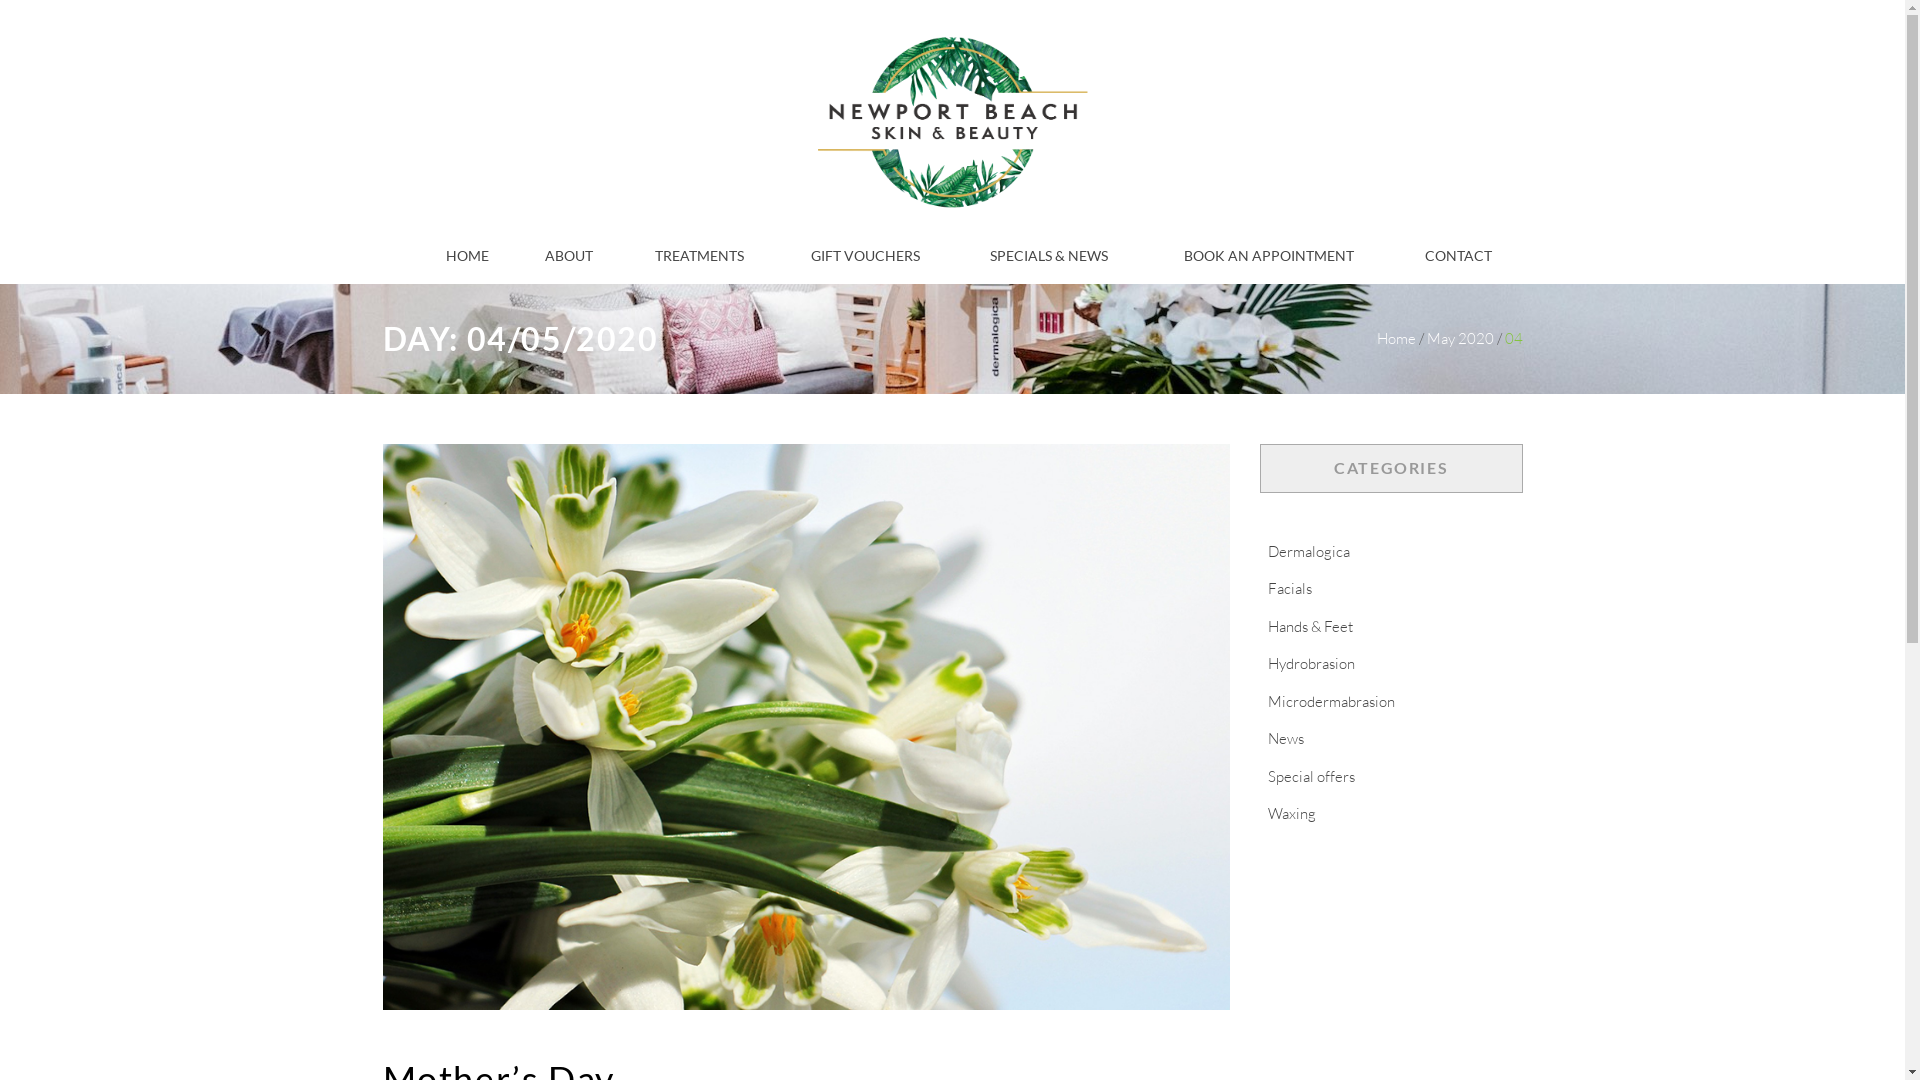  I want to click on 'Home', so click(1394, 337).